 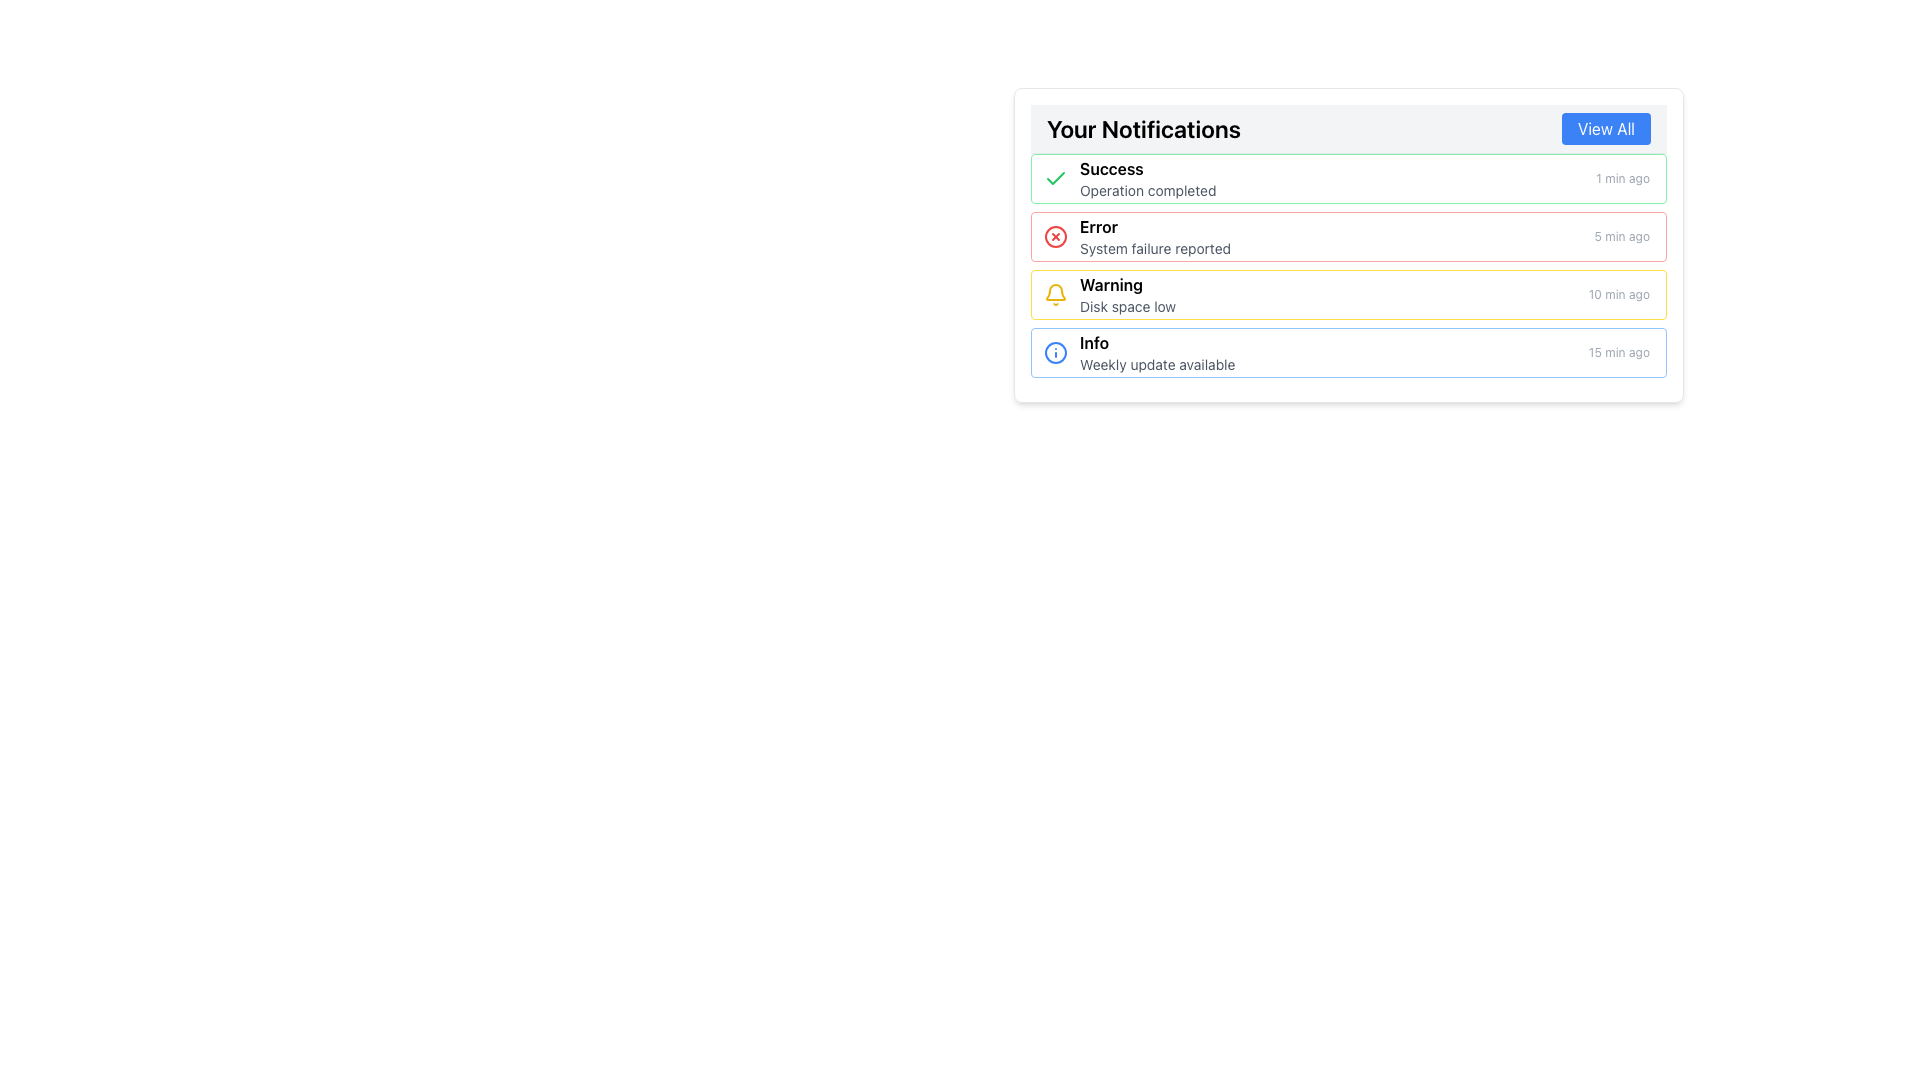 What do you see at coordinates (1055, 235) in the screenshot?
I see `the circular red outlined icon representing an error notification in the notifications list, located to the left of the 'Error' label` at bounding box center [1055, 235].